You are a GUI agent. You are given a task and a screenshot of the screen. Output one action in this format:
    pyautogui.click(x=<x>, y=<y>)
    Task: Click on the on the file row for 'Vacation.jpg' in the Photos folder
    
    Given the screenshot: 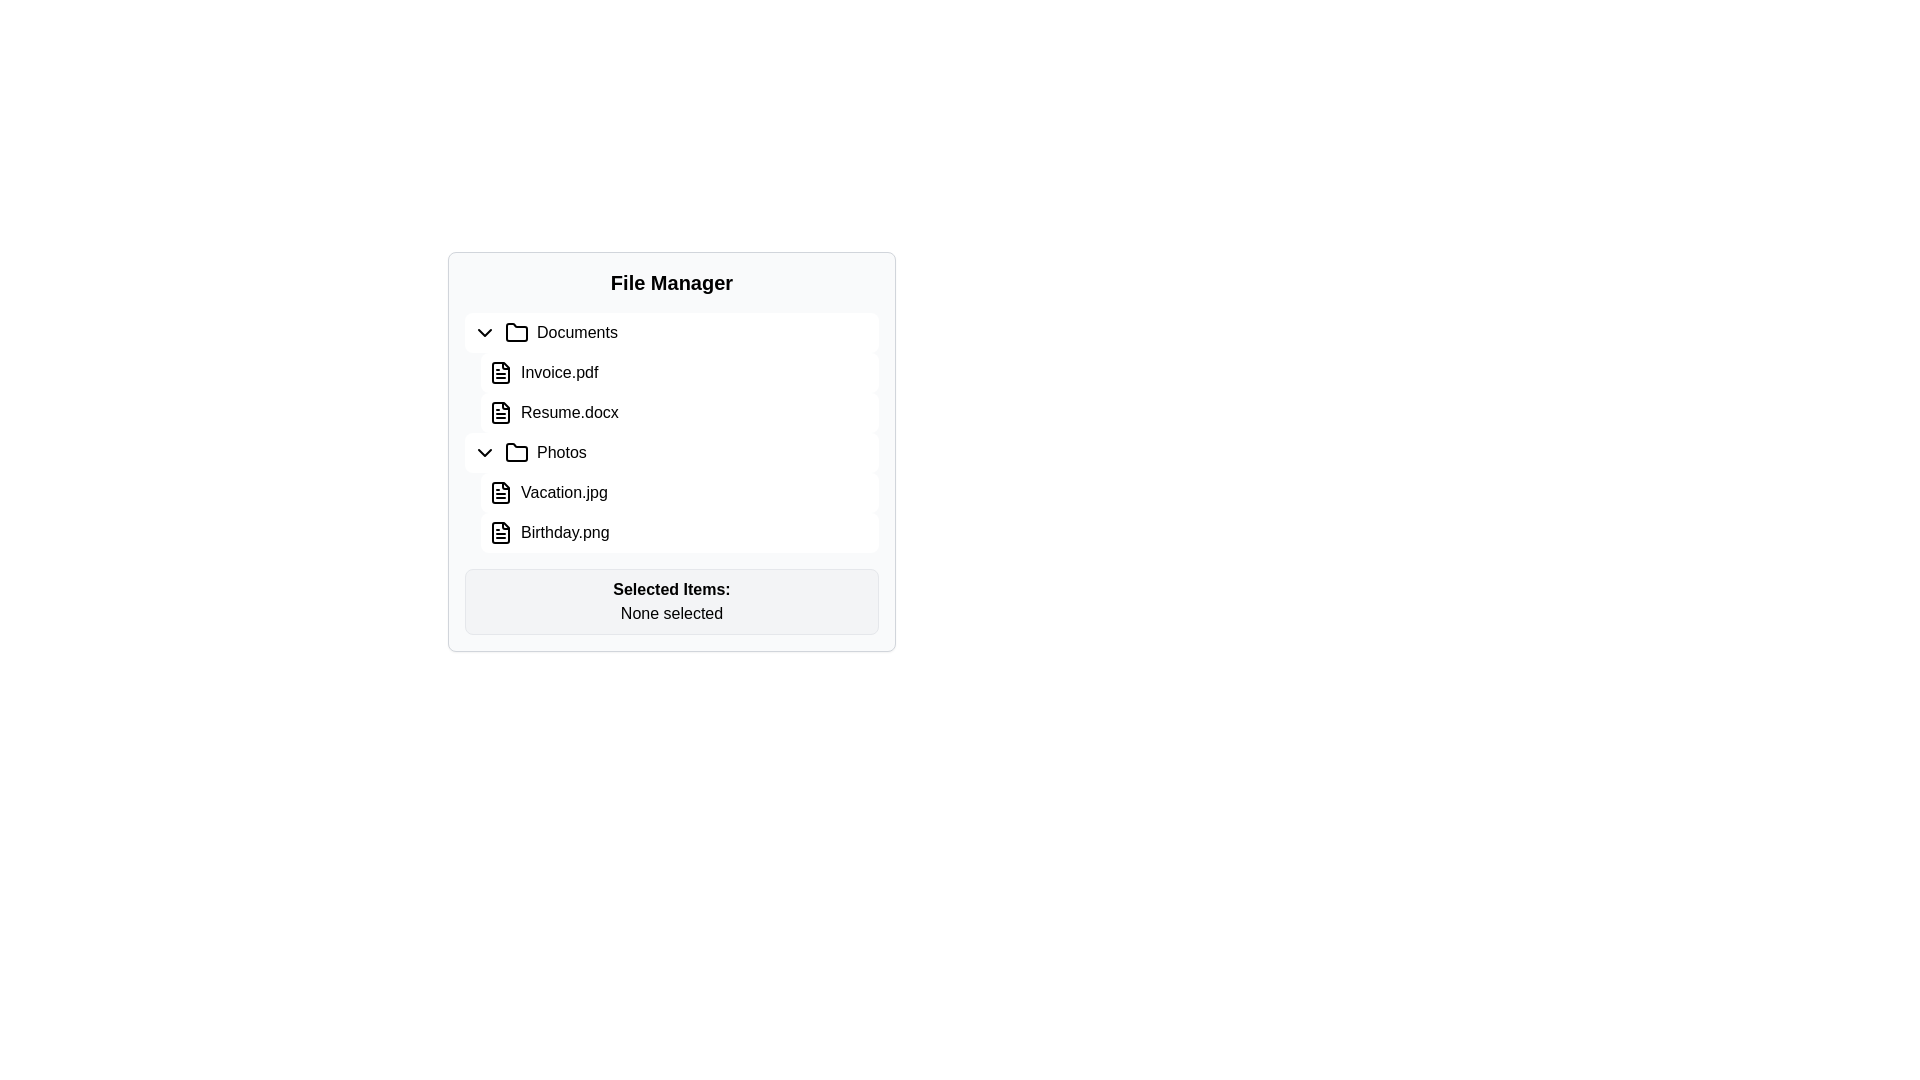 What is the action you would take?
    pyautogui.click(x=680, y=493)
    